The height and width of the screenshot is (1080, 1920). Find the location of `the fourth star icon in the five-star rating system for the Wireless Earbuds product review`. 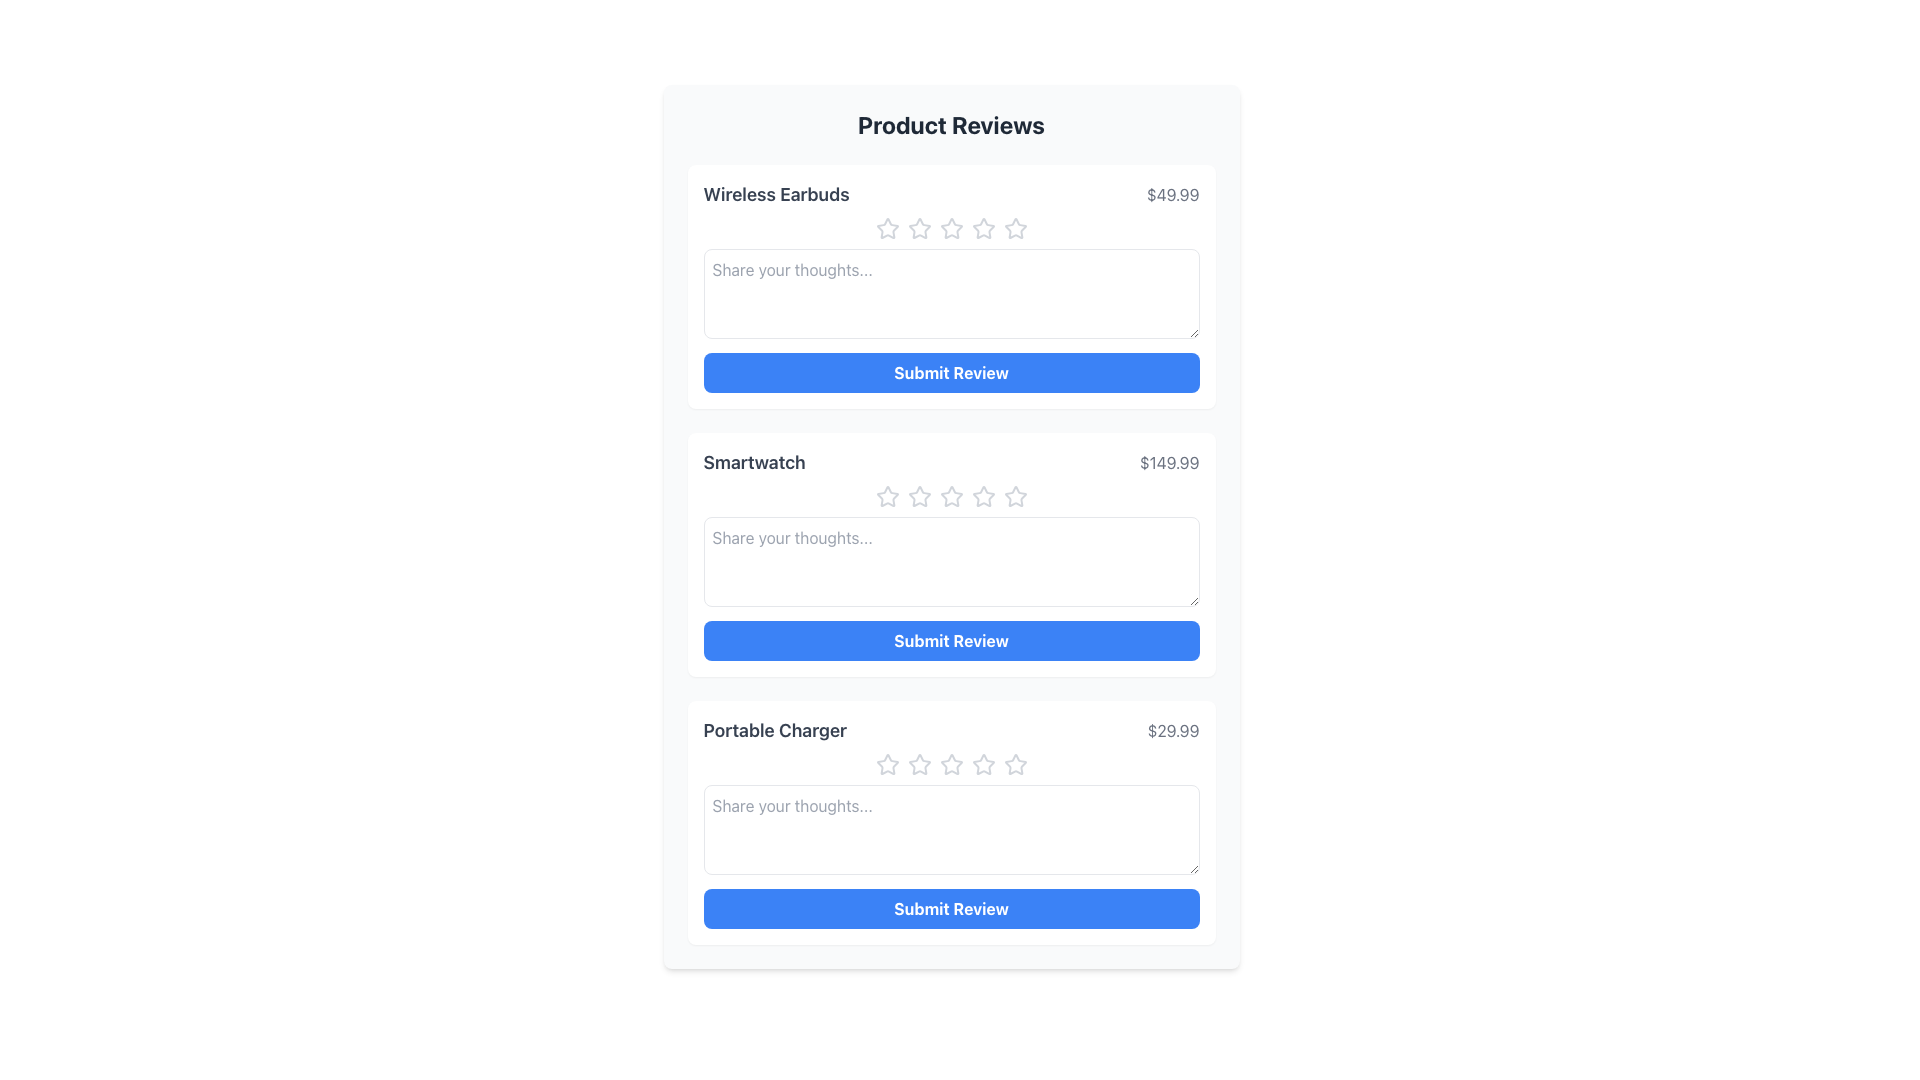

the fourth star icon in the five-star rating system for the Wireless Earbuds product review is located at coordinates (983, 227).